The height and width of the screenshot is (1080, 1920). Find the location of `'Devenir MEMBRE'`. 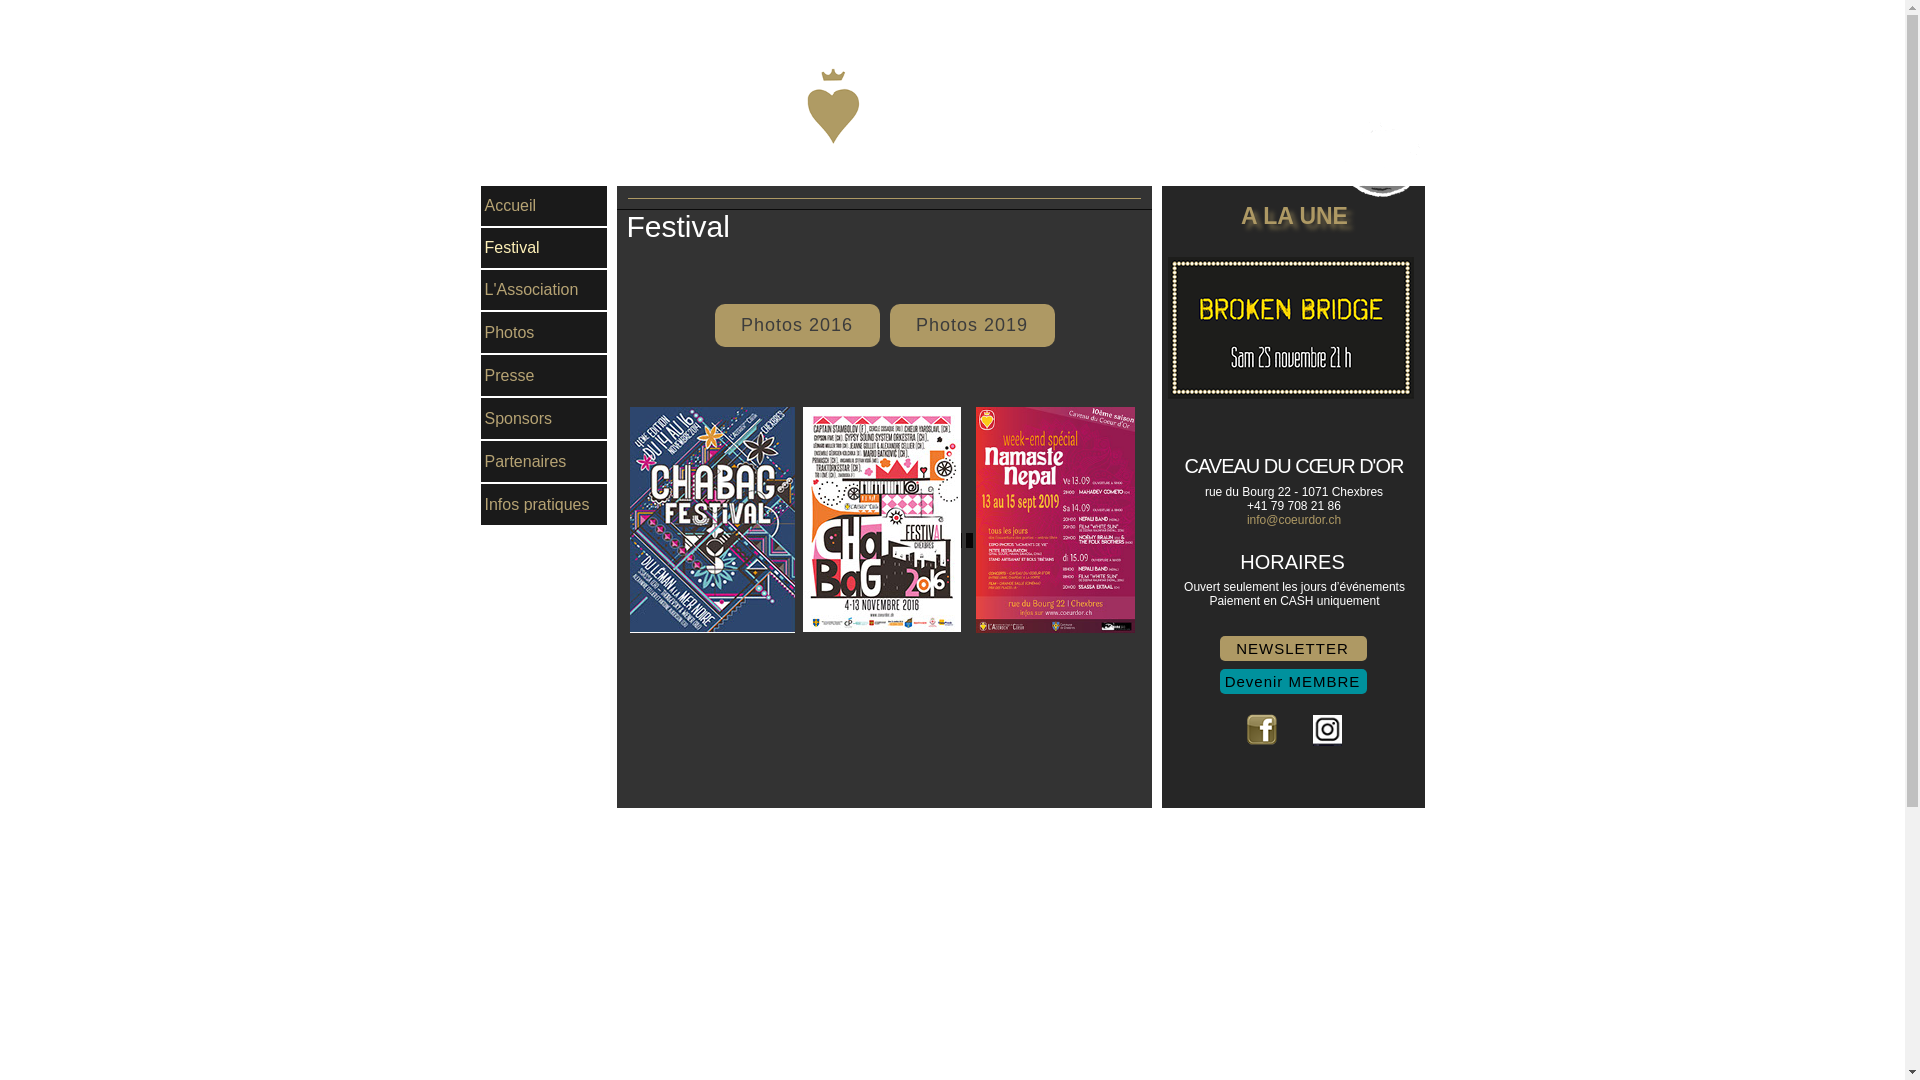

'Devenir MEMBRE' is located at coordinates (1293, 680).